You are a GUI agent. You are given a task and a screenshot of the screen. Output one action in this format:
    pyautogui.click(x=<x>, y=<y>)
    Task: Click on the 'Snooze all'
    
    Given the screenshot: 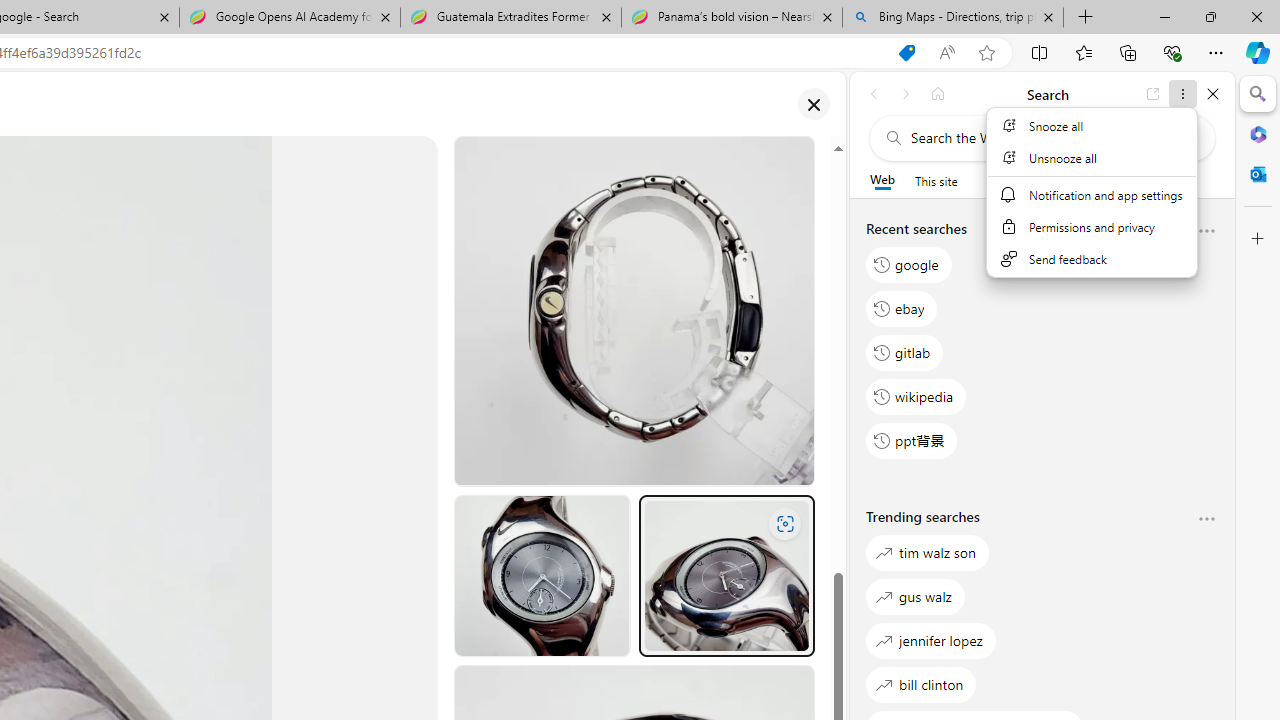 What is the action you would take?
    pyautogui.click(x=1090, y=125)
    